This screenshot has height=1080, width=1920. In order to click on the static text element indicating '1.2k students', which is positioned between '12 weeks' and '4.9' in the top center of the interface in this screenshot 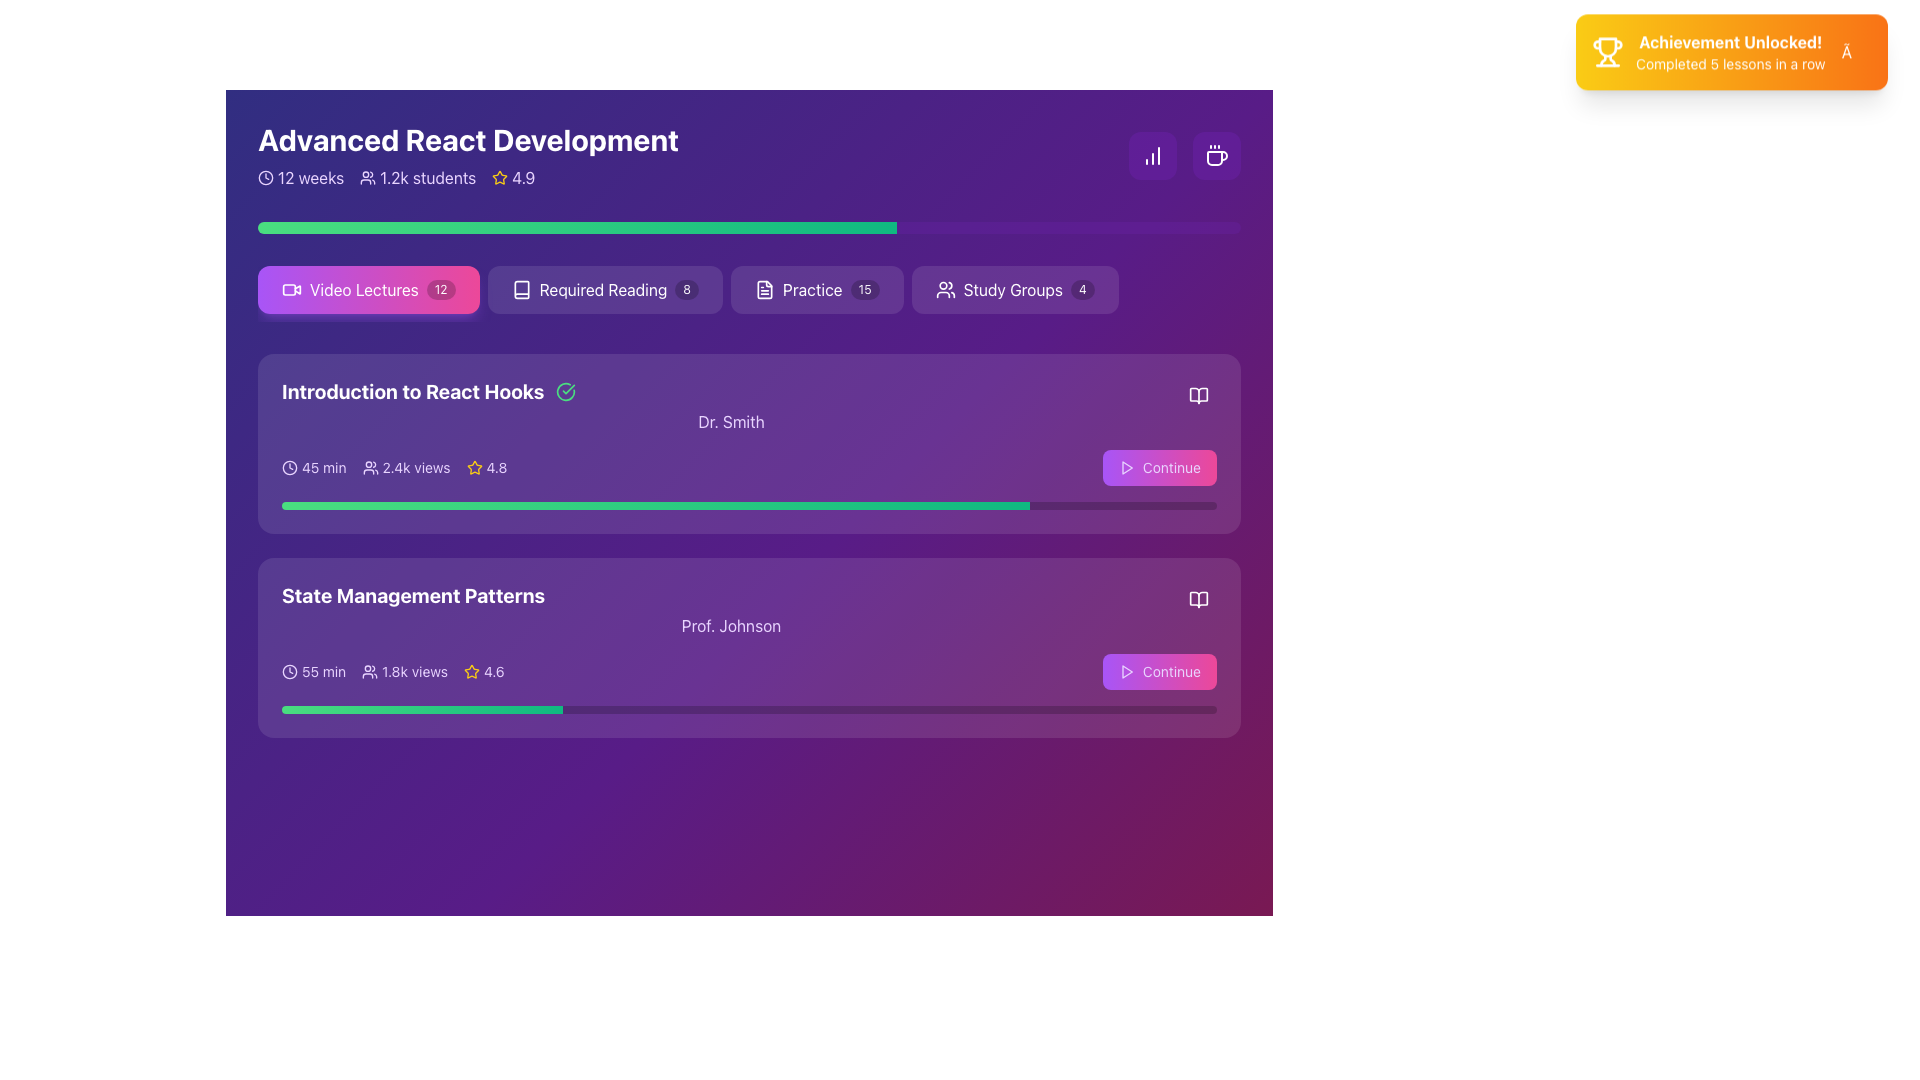, I will do `click(417, 176)`.